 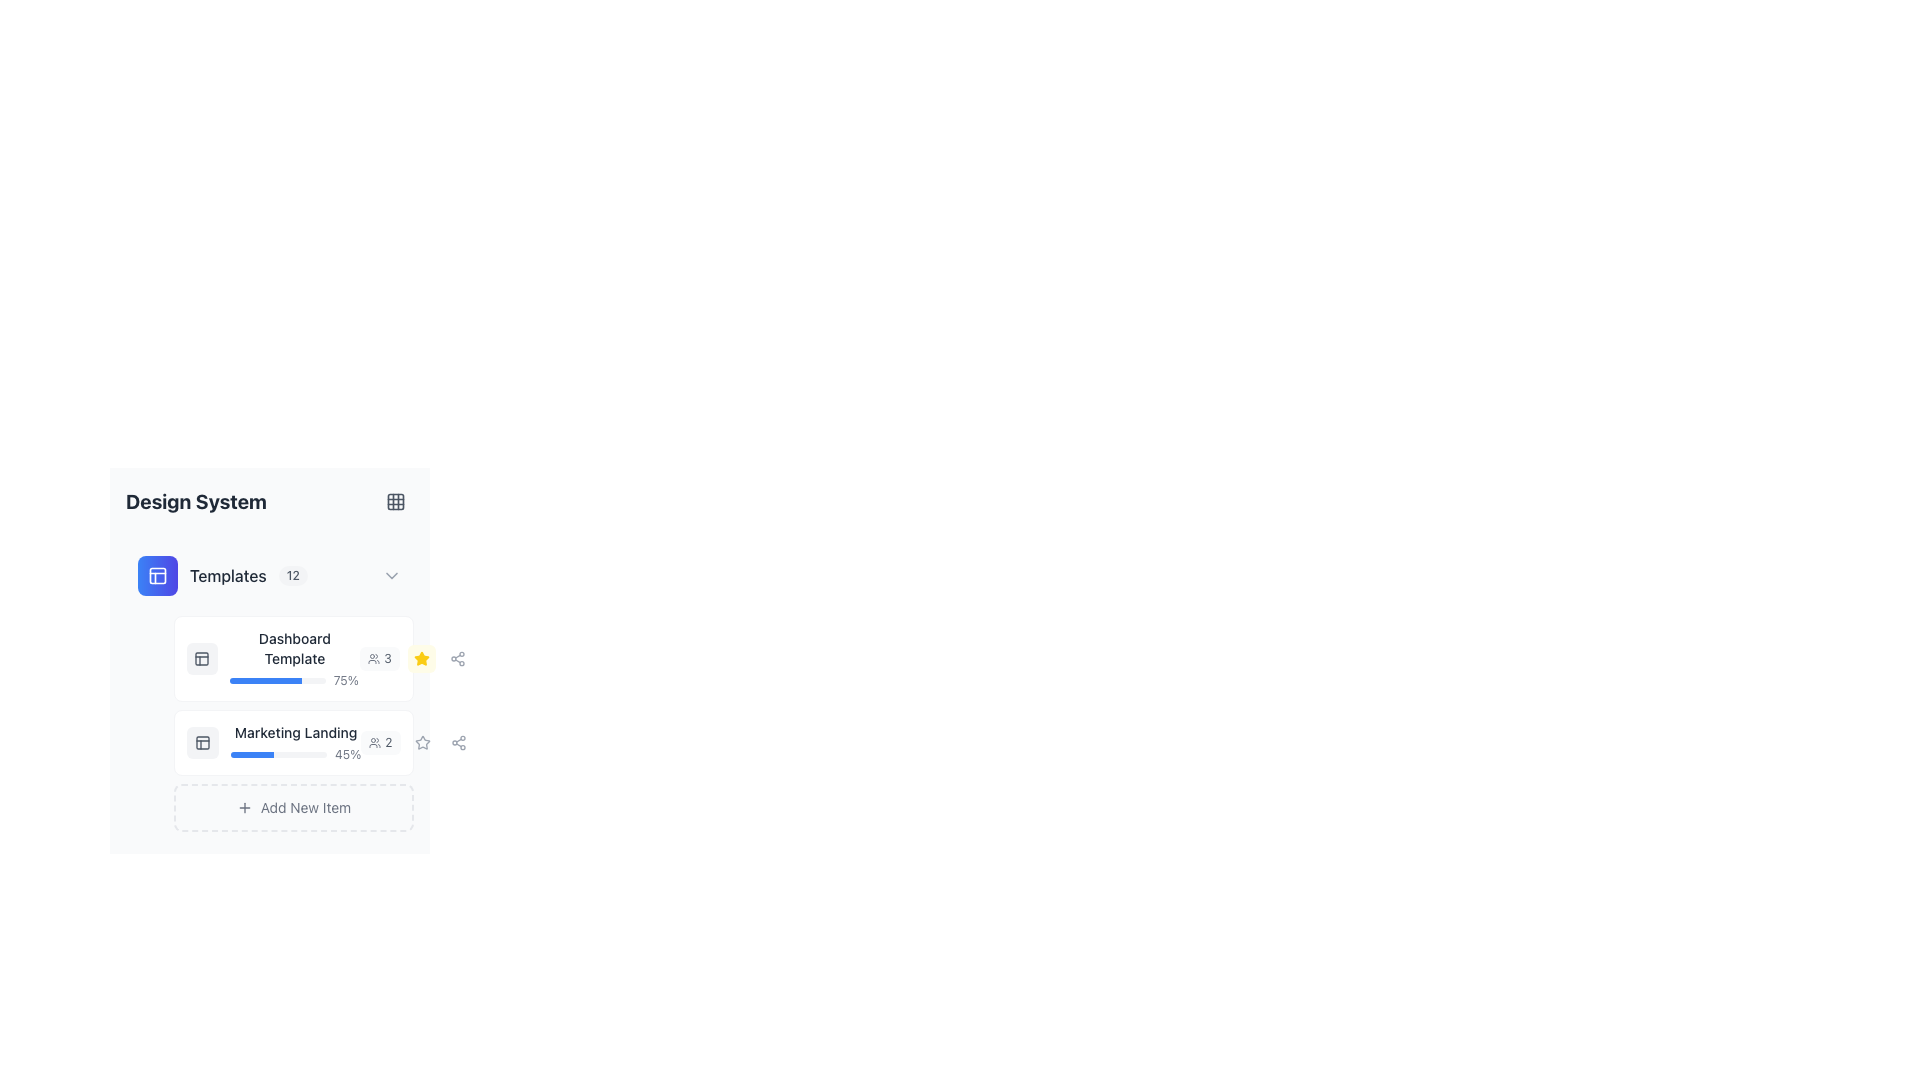 I want to click on the 'Templates' button with an icon and badge, so click(x=222, y=575).